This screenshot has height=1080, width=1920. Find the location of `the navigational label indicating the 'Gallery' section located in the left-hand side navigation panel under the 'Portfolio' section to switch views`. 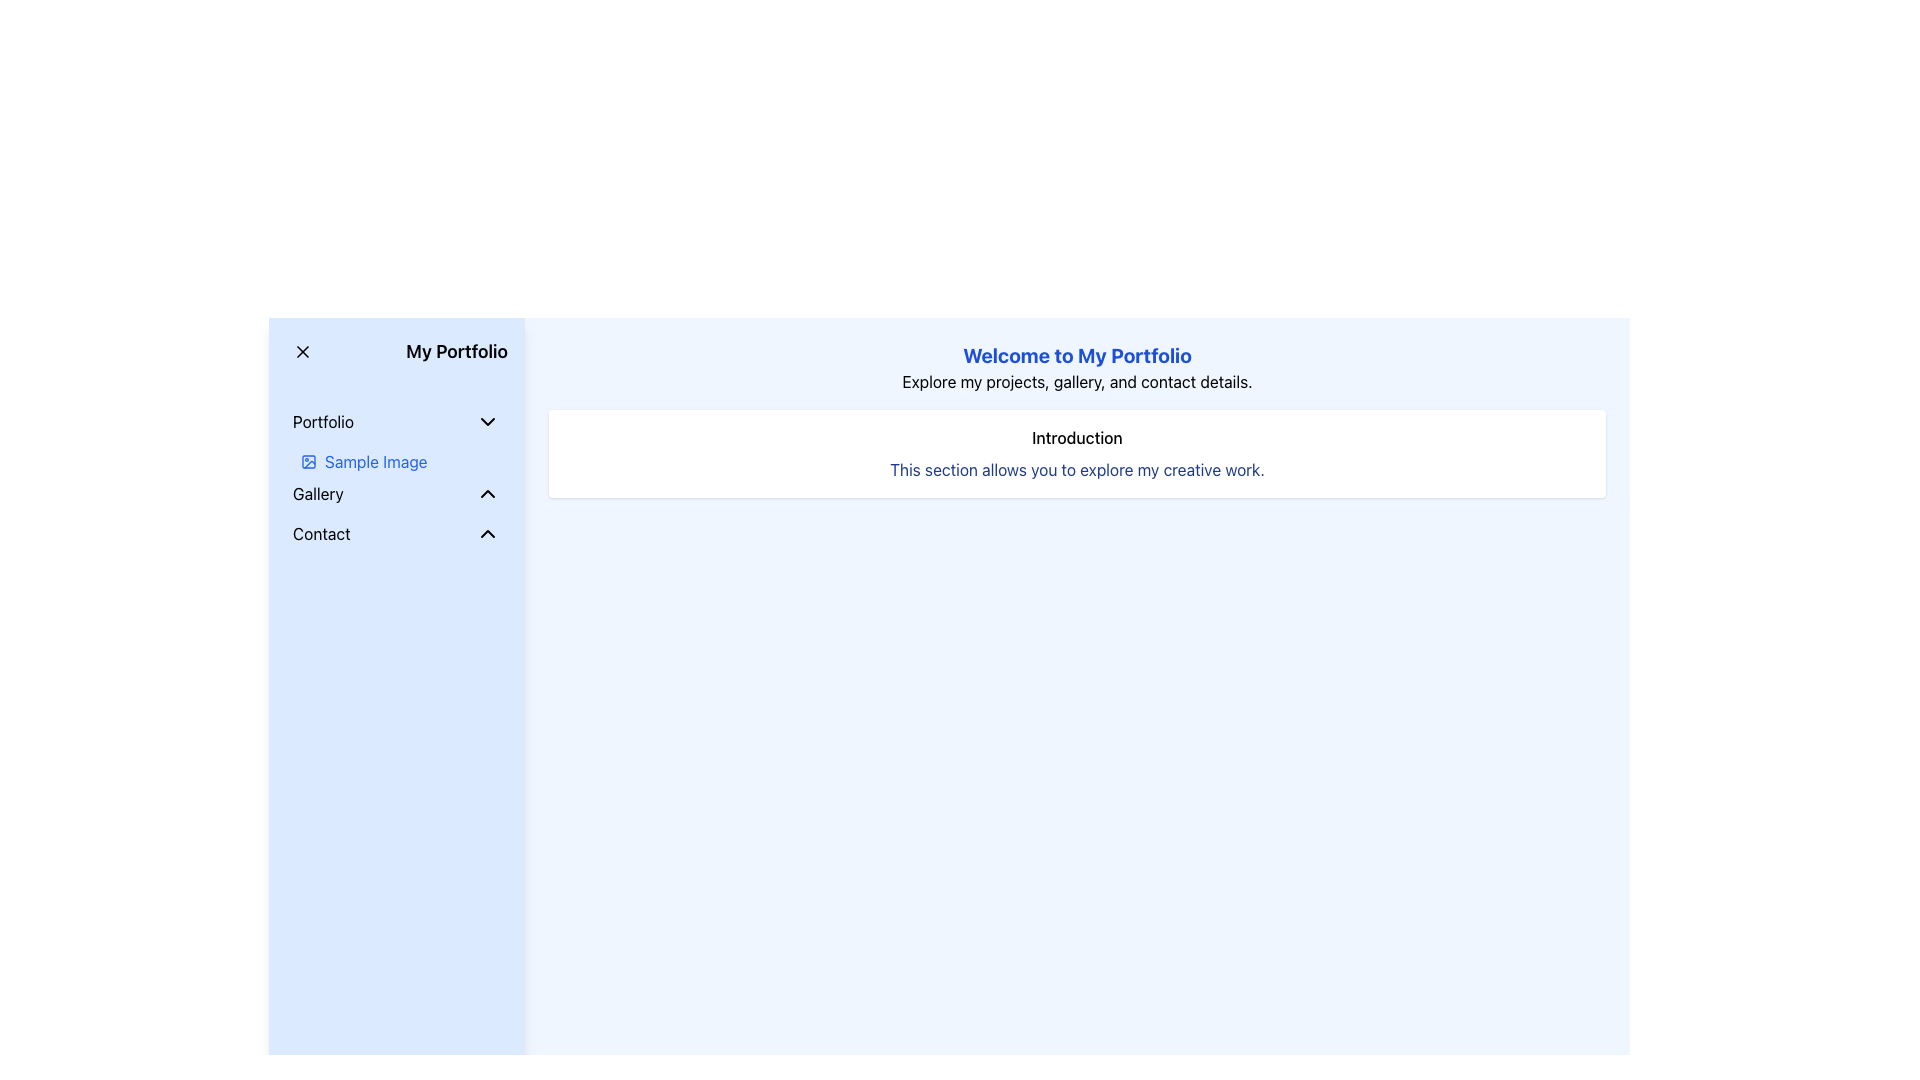

the navigational label indicating the 'Gallery' section located in the left-hand side navigation panel under the 'Portfolio' section to switch views is located at coordinates (316, 493).